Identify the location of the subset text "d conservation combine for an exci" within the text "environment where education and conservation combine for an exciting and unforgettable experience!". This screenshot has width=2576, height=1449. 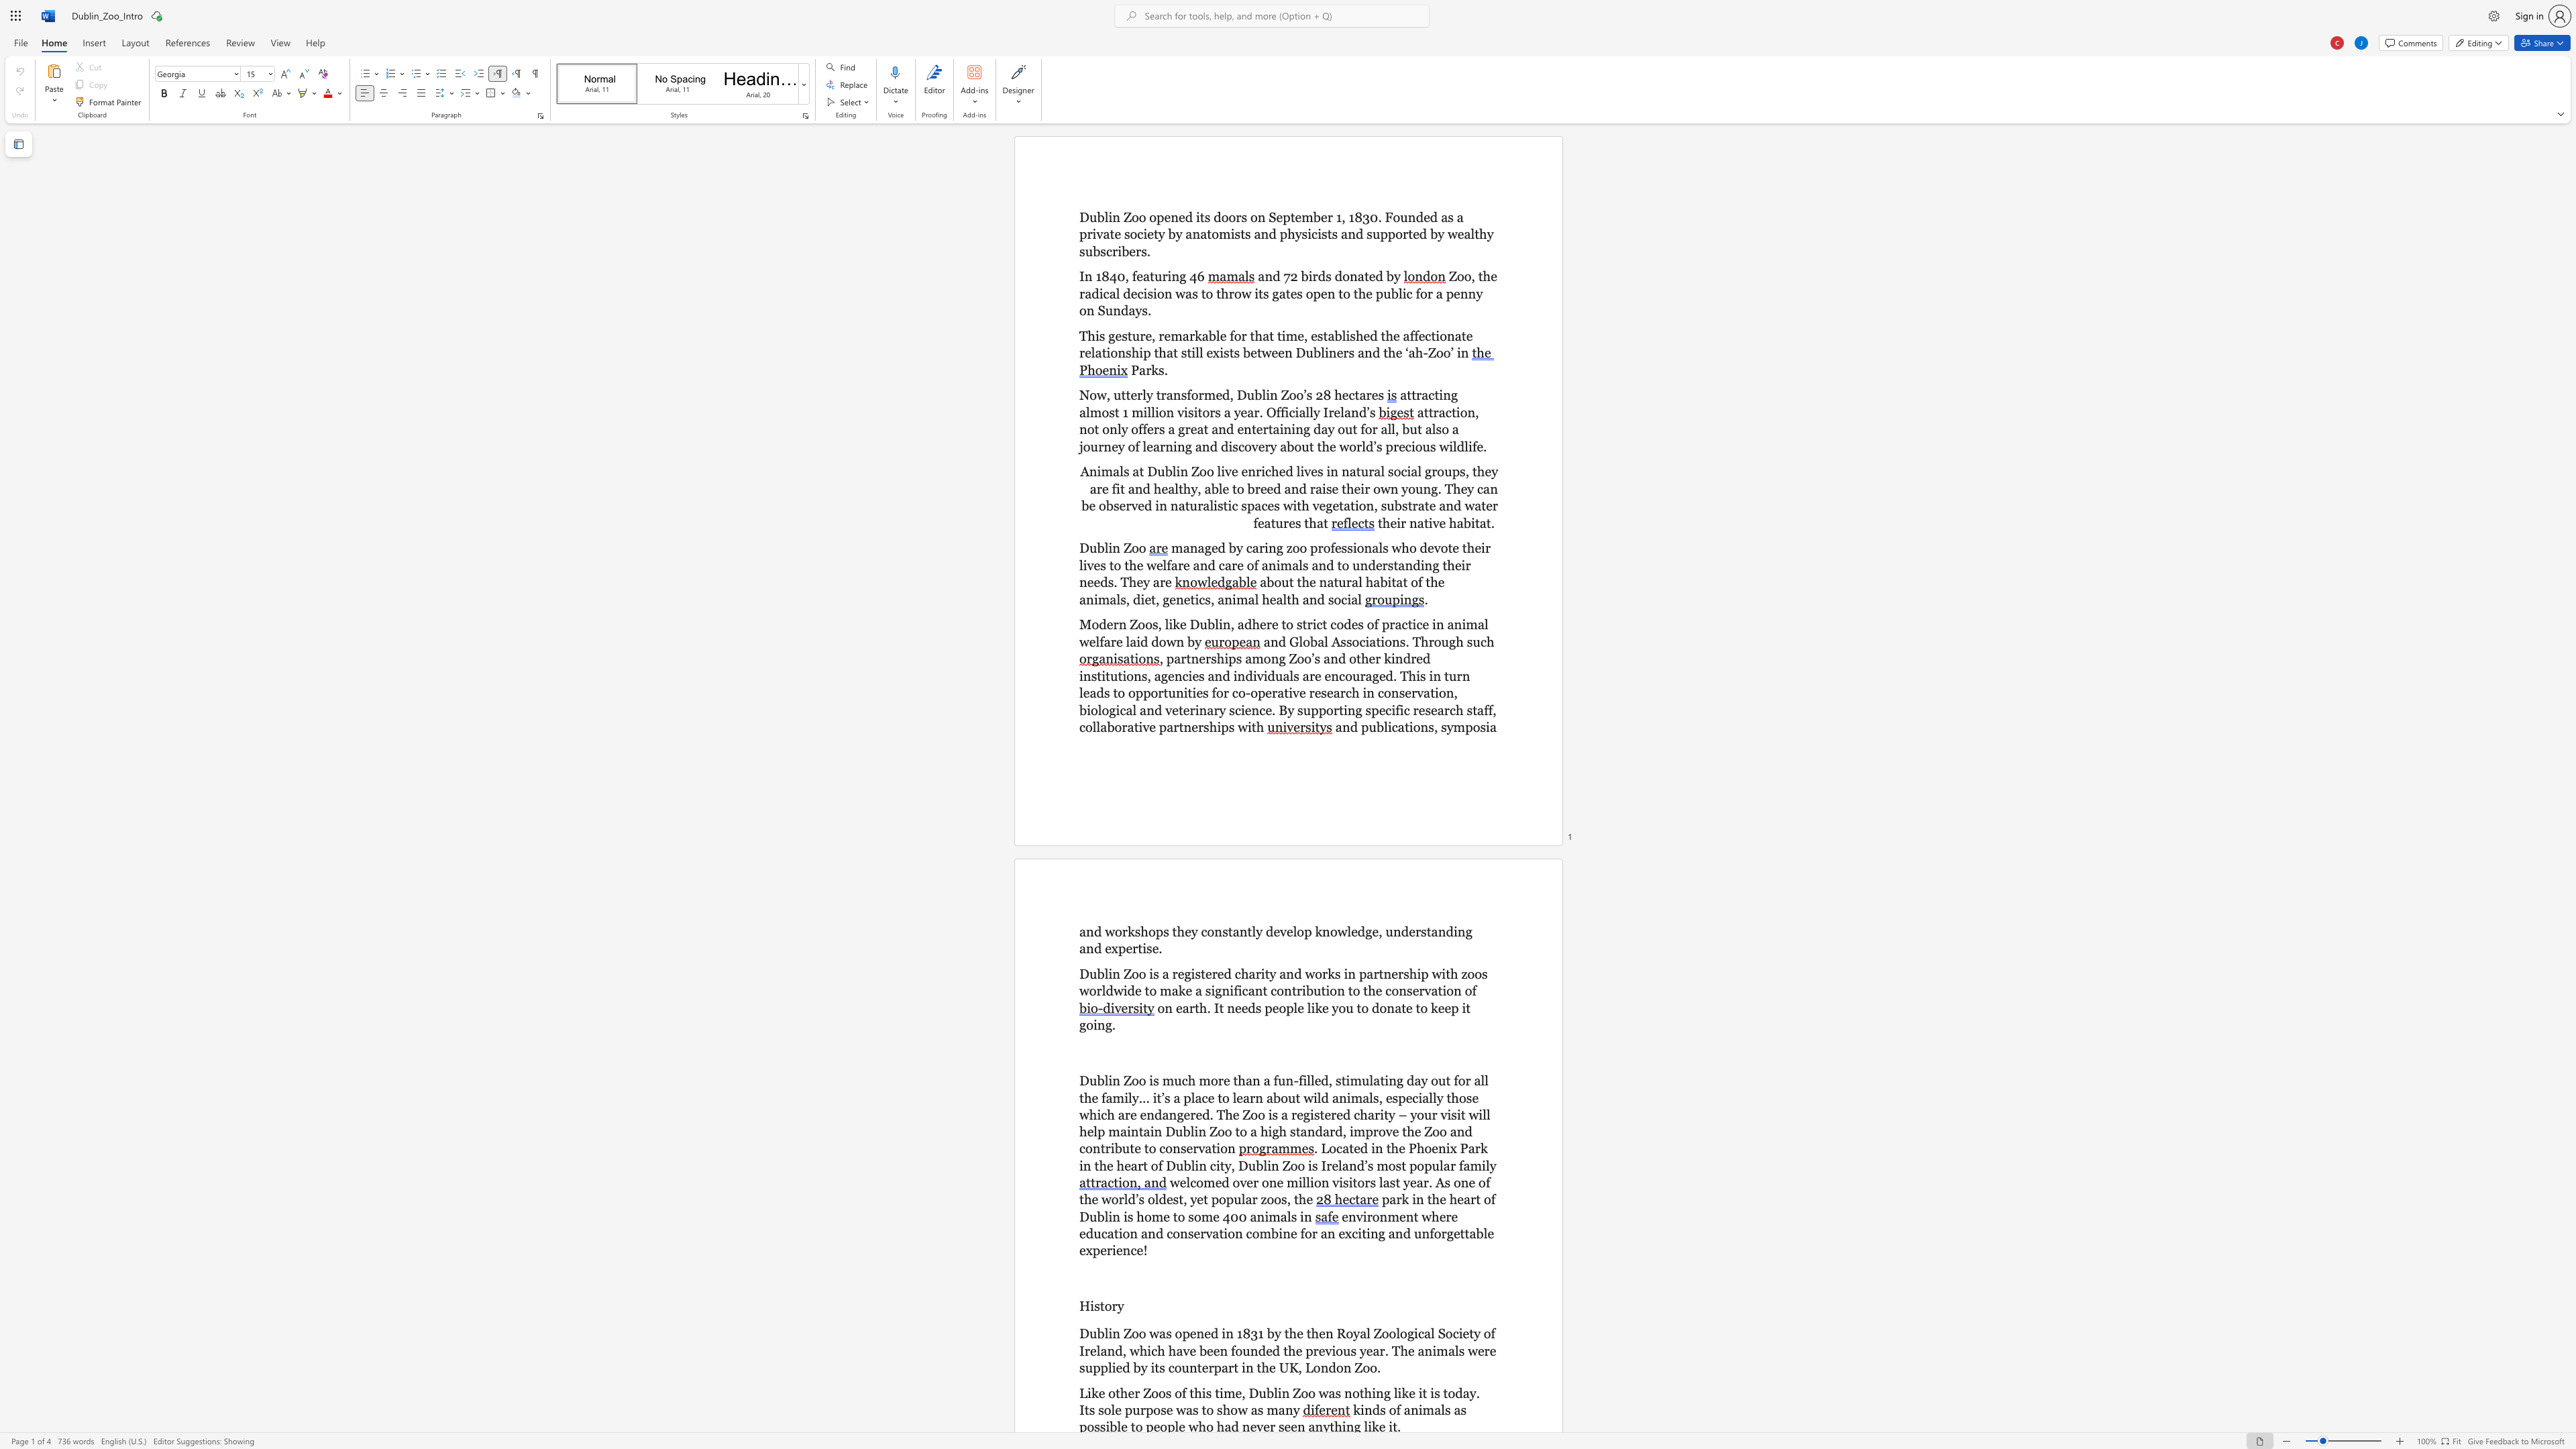
(1155, 1232).